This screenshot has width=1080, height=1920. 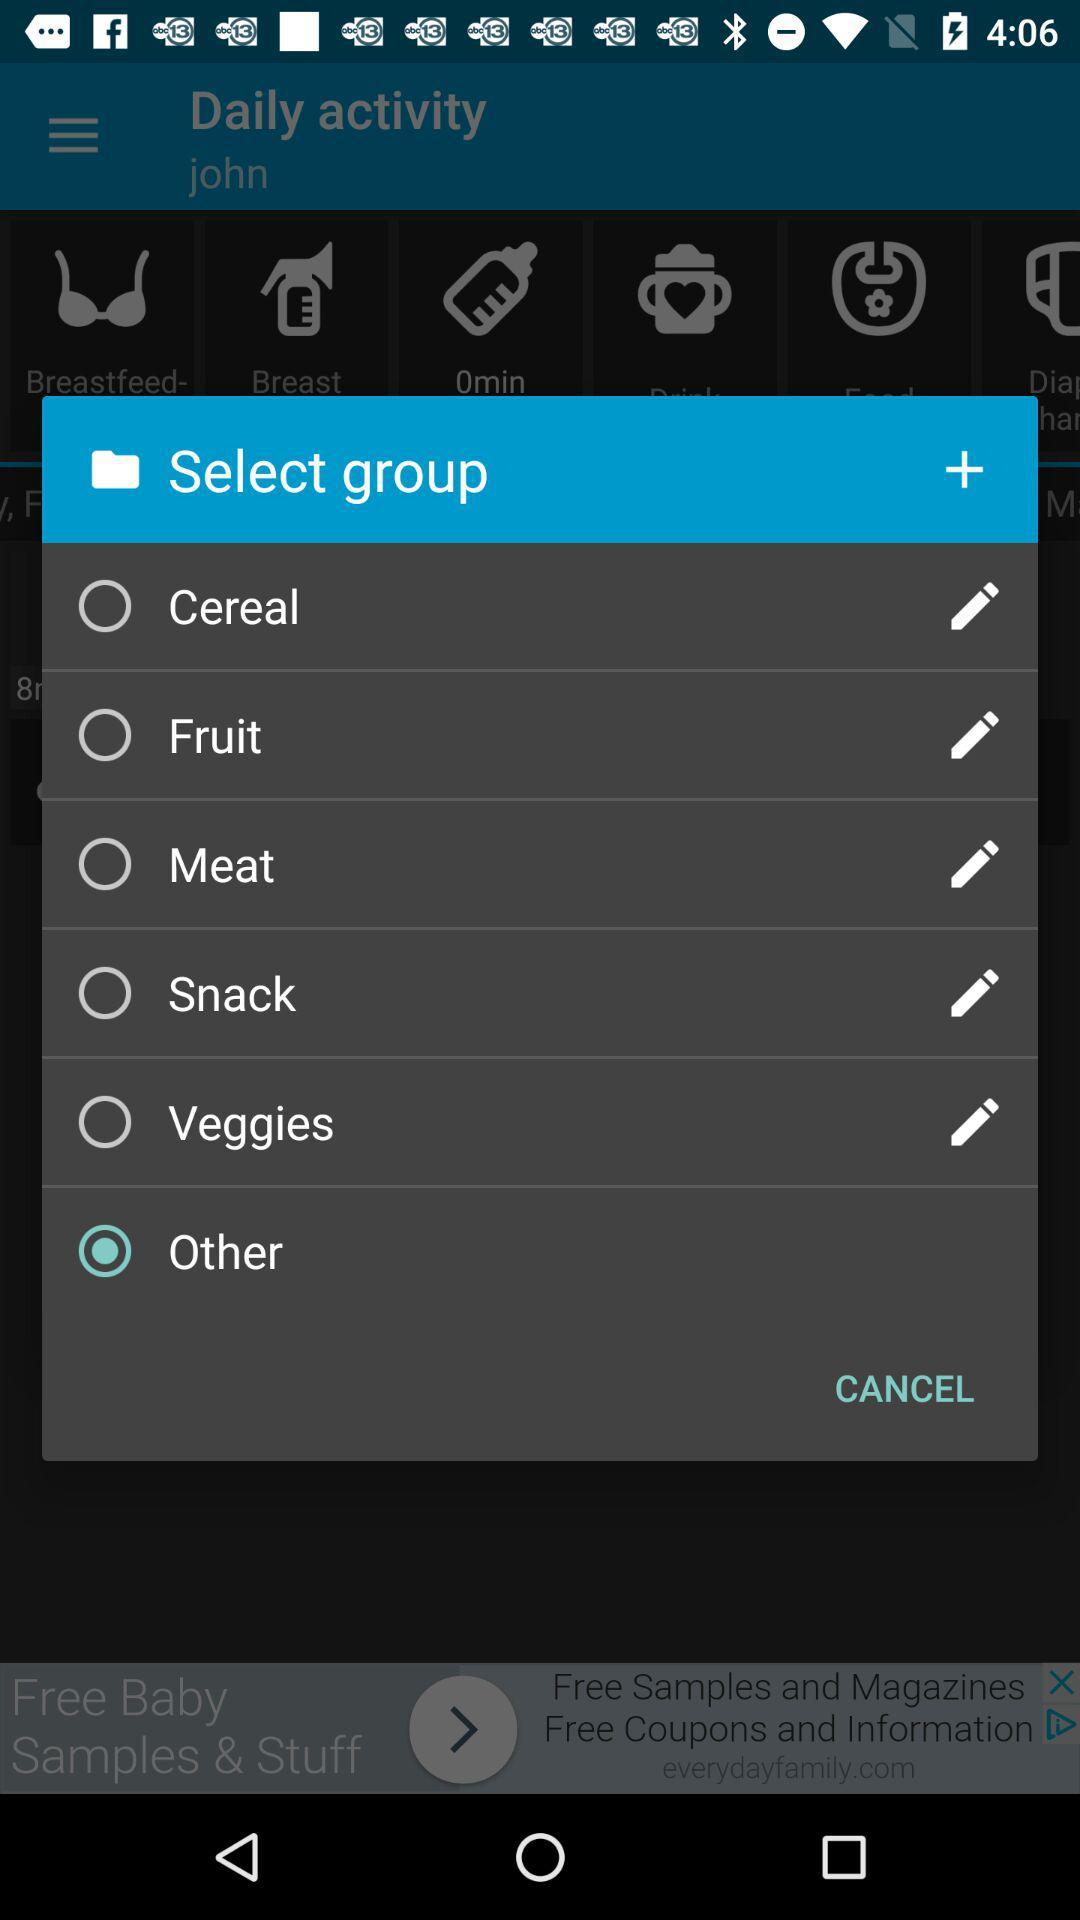 I want to click on edit fruit option, so click(x=974, y=733).